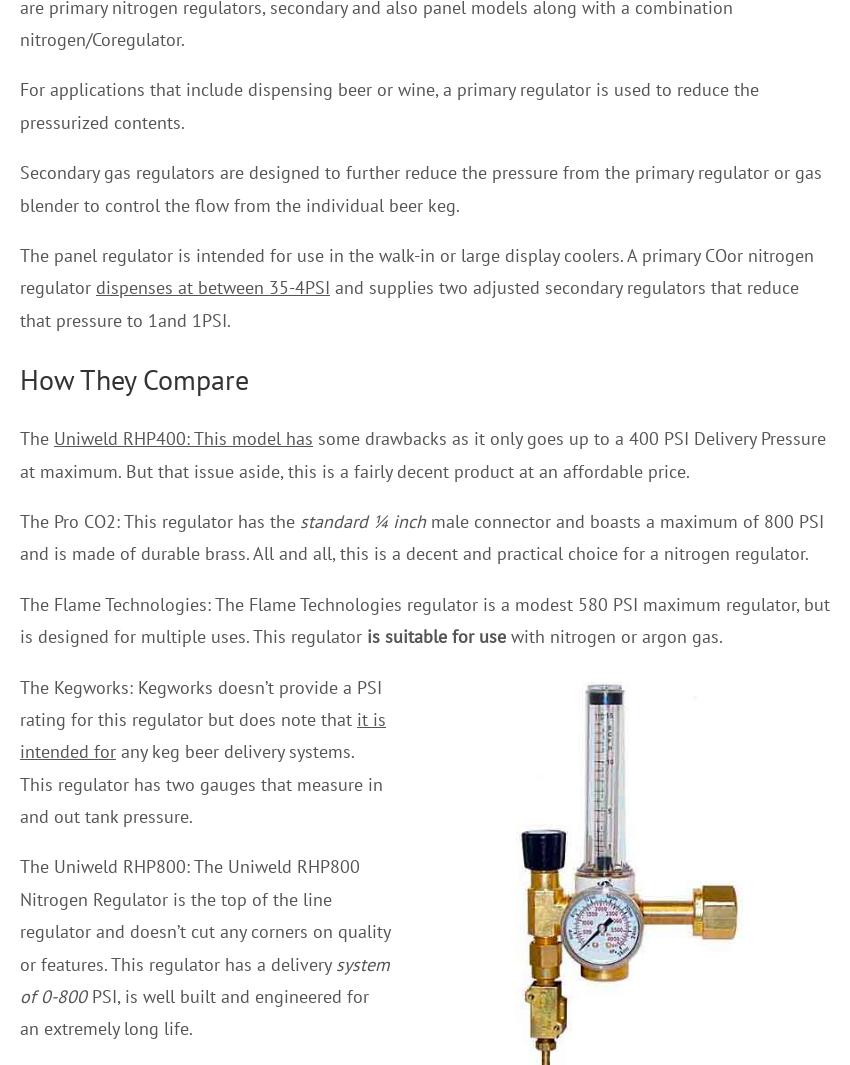 Image resolution: width=850 pixels, height=1065 pixels. I want to click on 'The Flame Technologies: The Flame Technologies regulator is a modest 580 PSI maximum regulator, but is designed for multiple uses. This regulator', so click(425, 620).